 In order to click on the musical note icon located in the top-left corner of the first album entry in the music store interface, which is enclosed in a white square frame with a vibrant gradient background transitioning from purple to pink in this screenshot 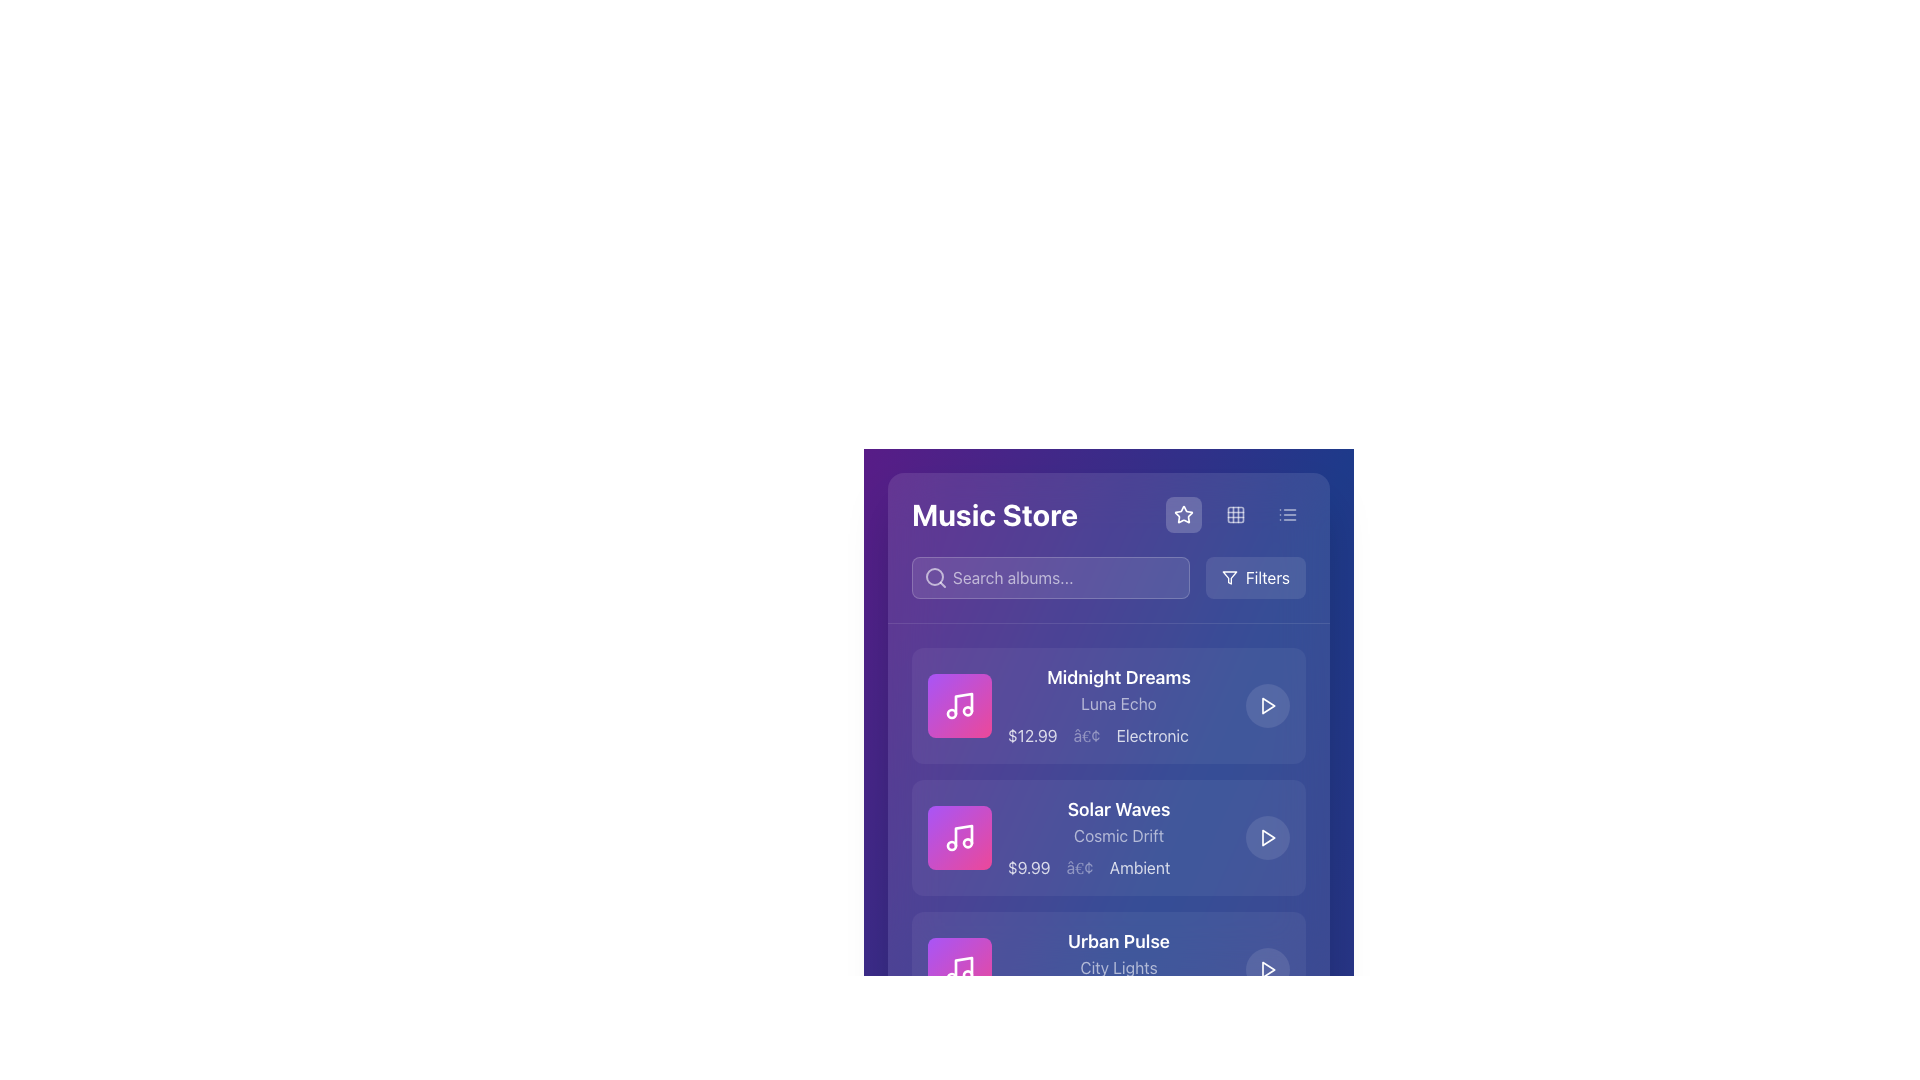, I will do `click(960, 704)`.